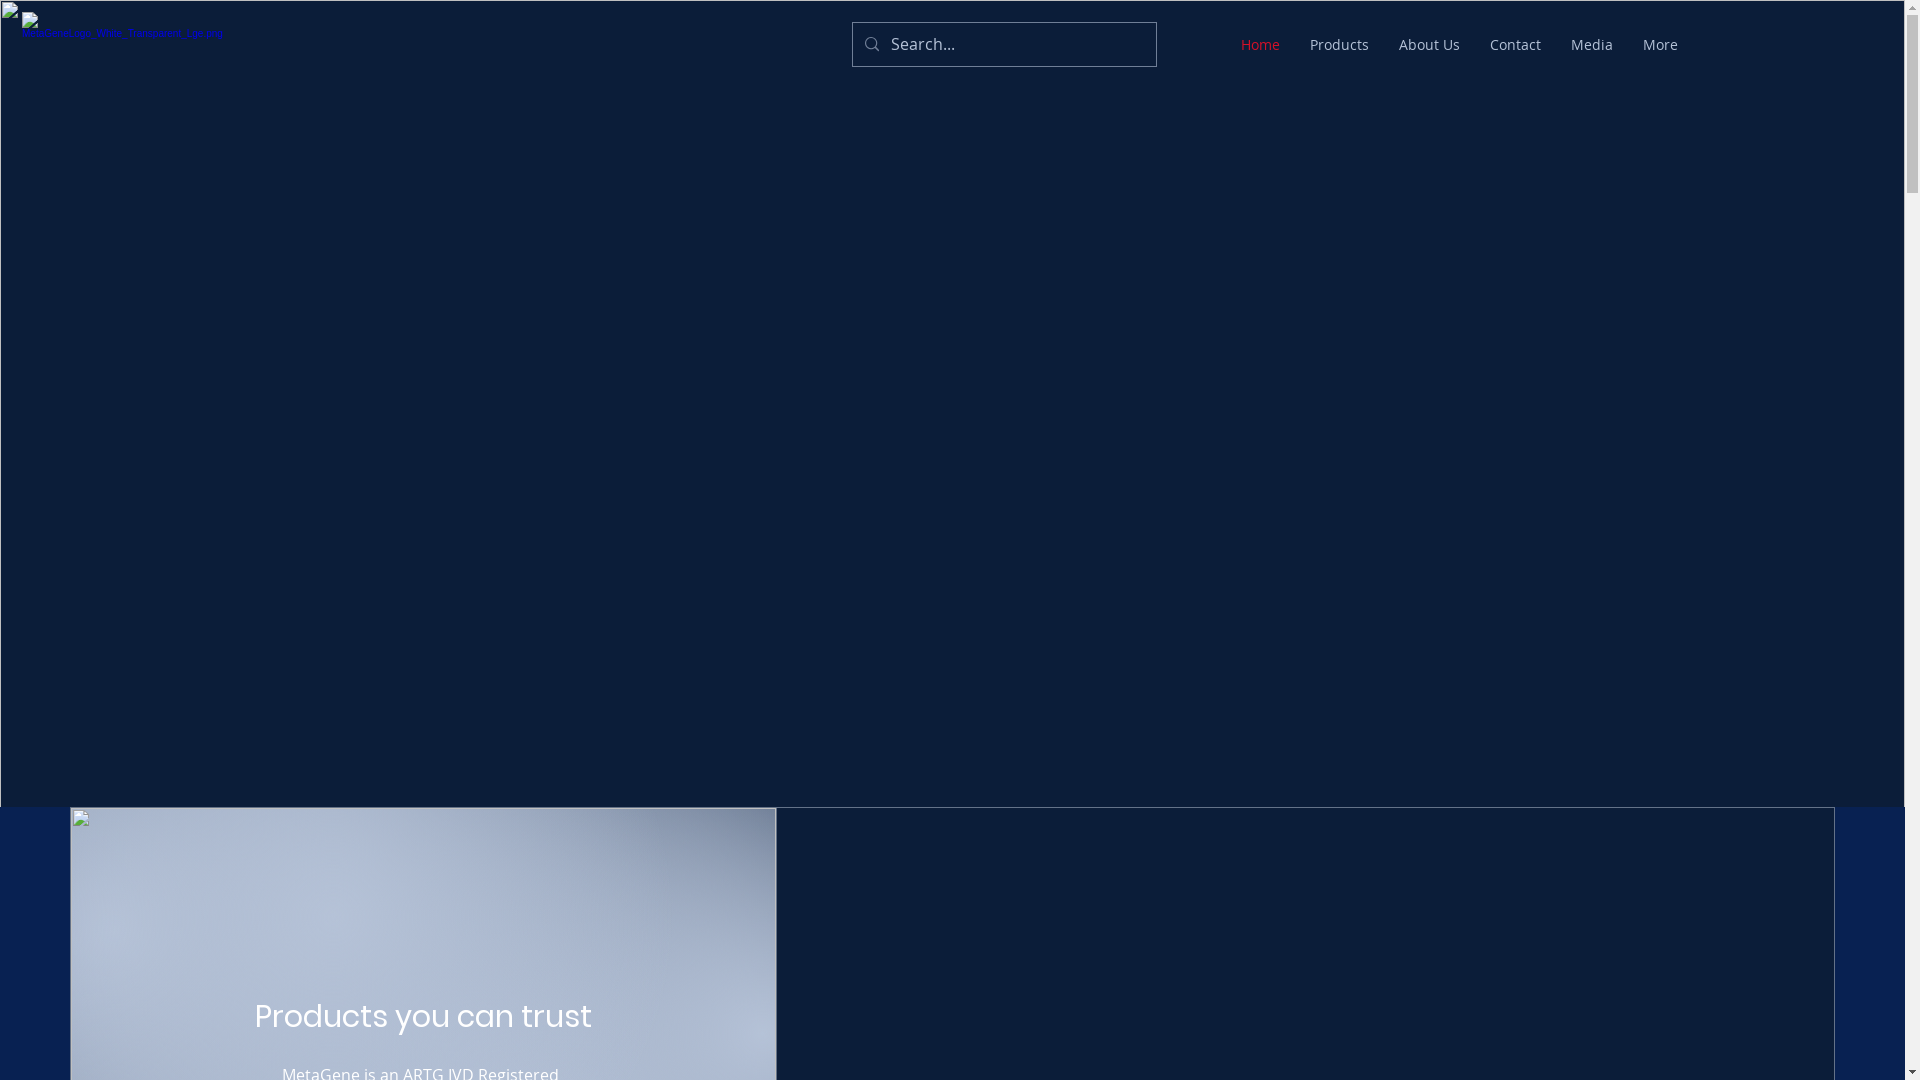 This screenshot has width=1920, height=1080. I want to click on 'Home', so click(1259, 45).